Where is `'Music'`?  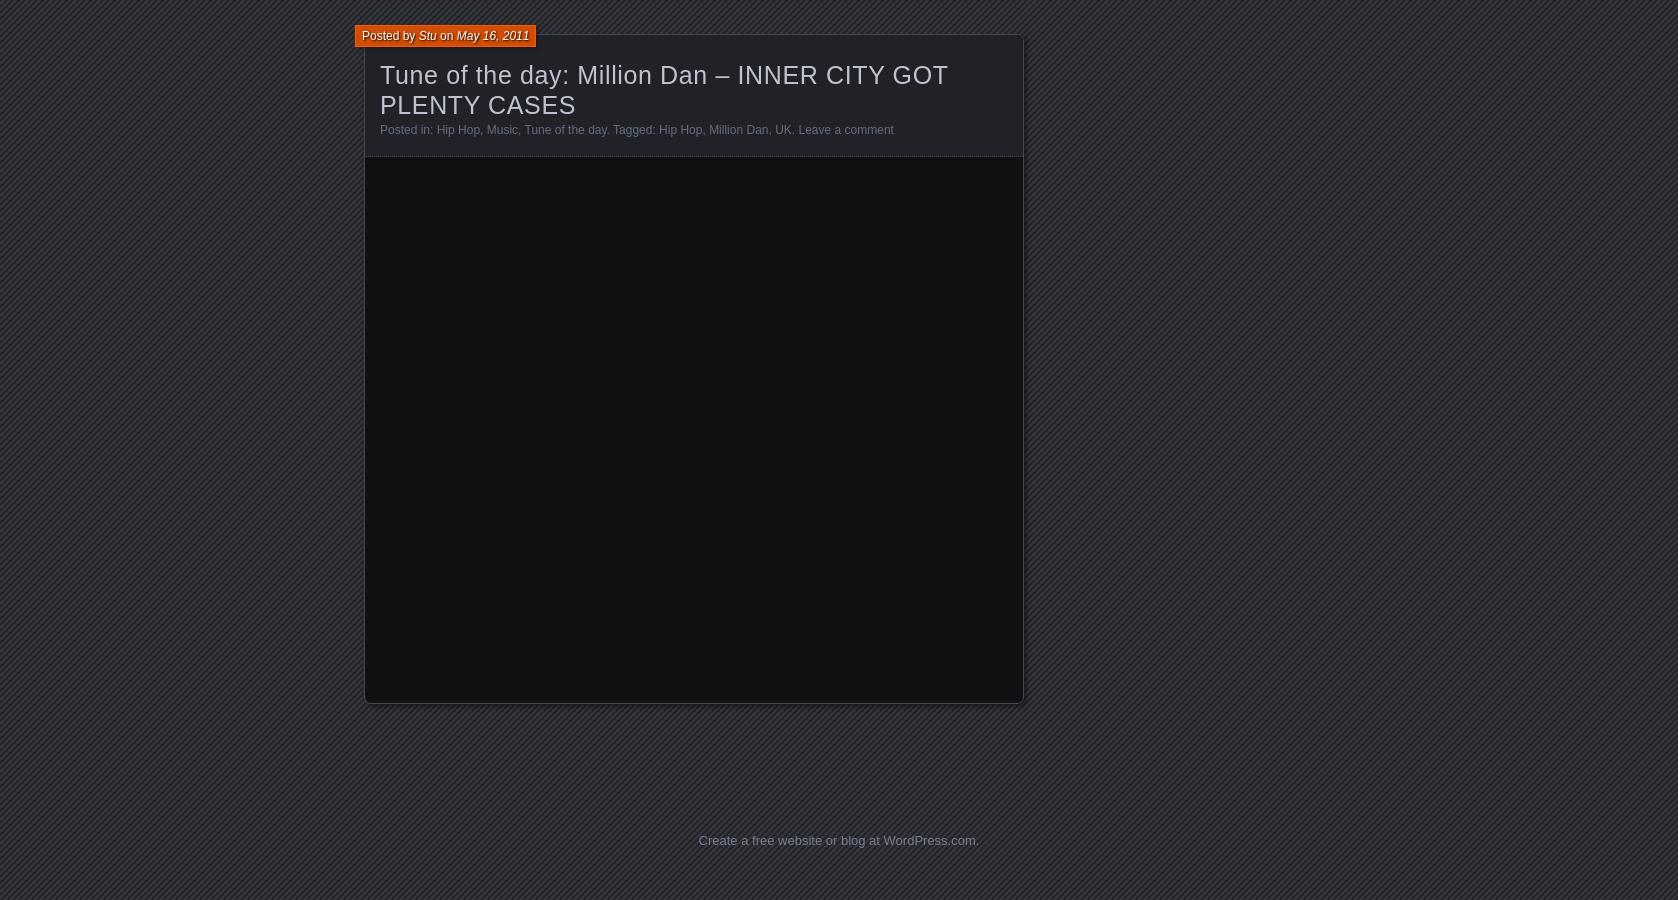
'Music' is located at coordinates (501, 129).